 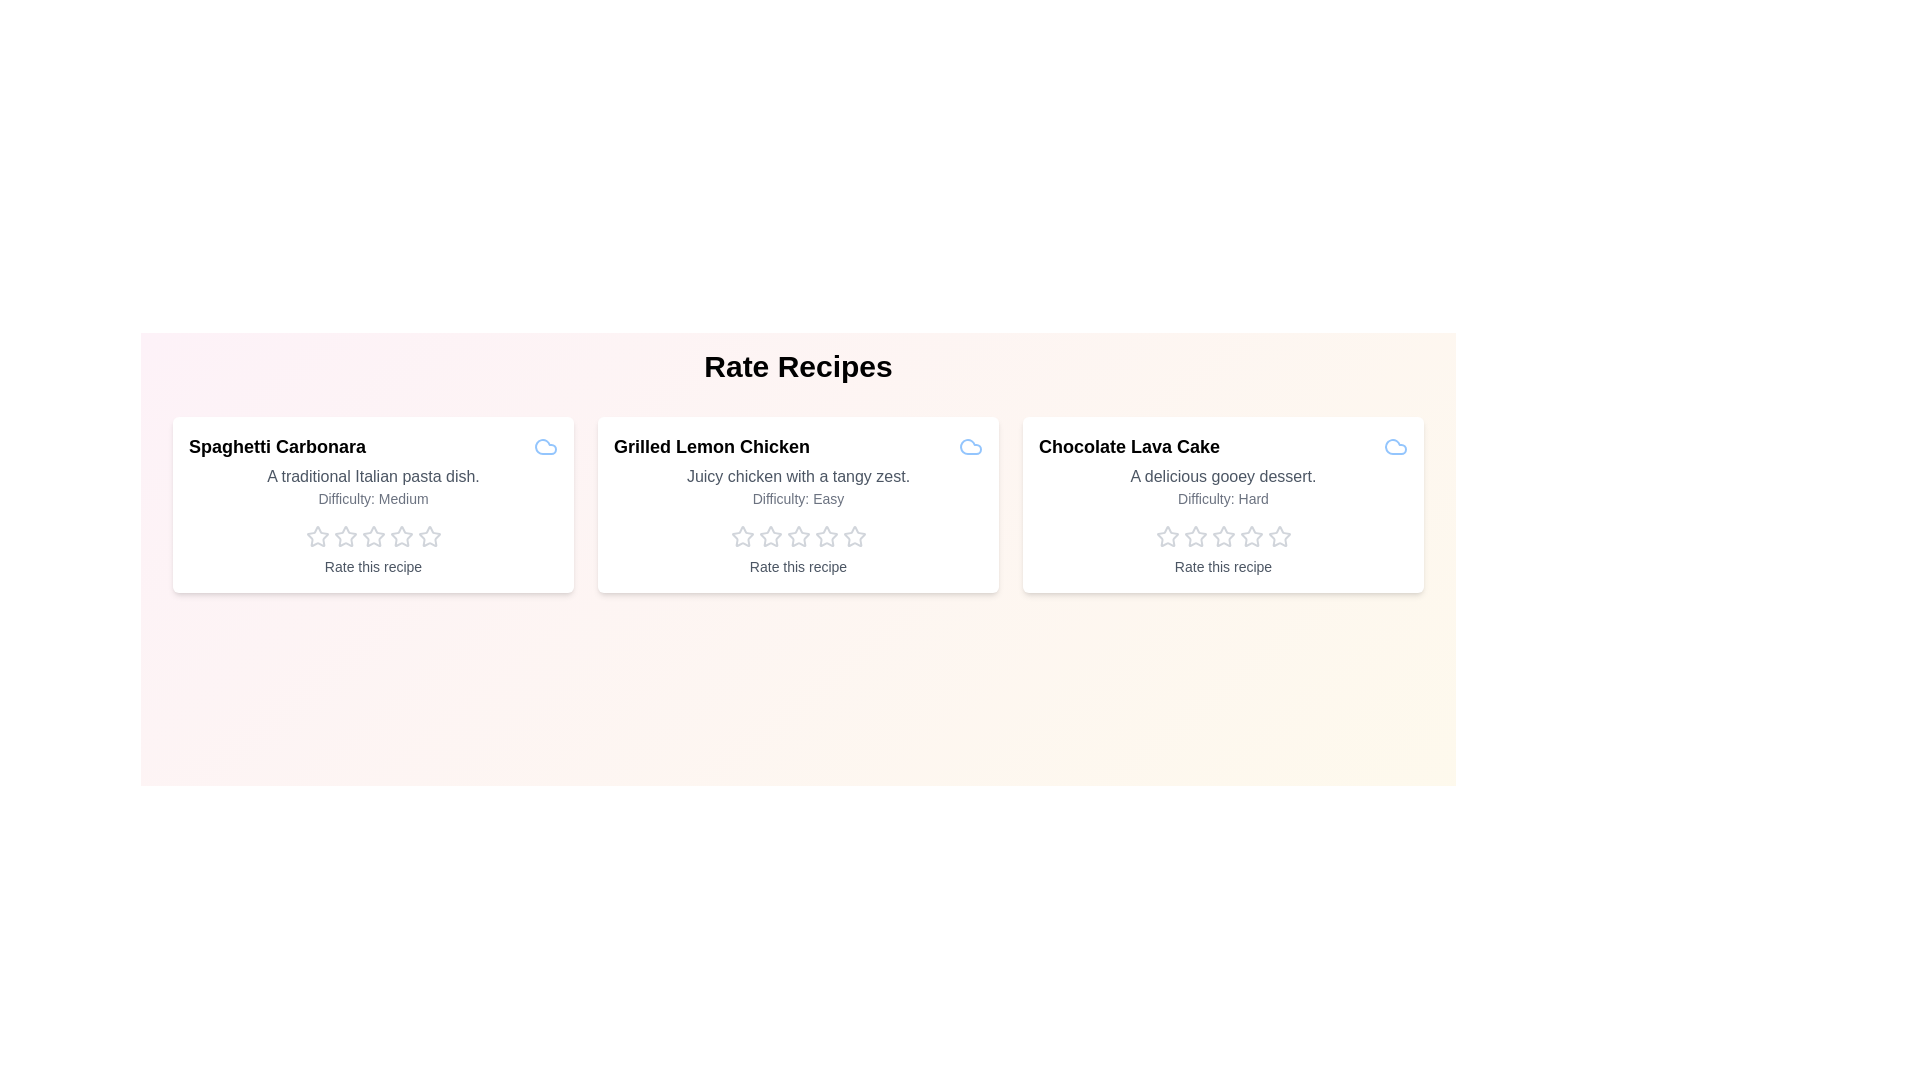 I want to click on the cloud icon for Spaghetti Carbonara to access additional features, so click(x=546, y=446).